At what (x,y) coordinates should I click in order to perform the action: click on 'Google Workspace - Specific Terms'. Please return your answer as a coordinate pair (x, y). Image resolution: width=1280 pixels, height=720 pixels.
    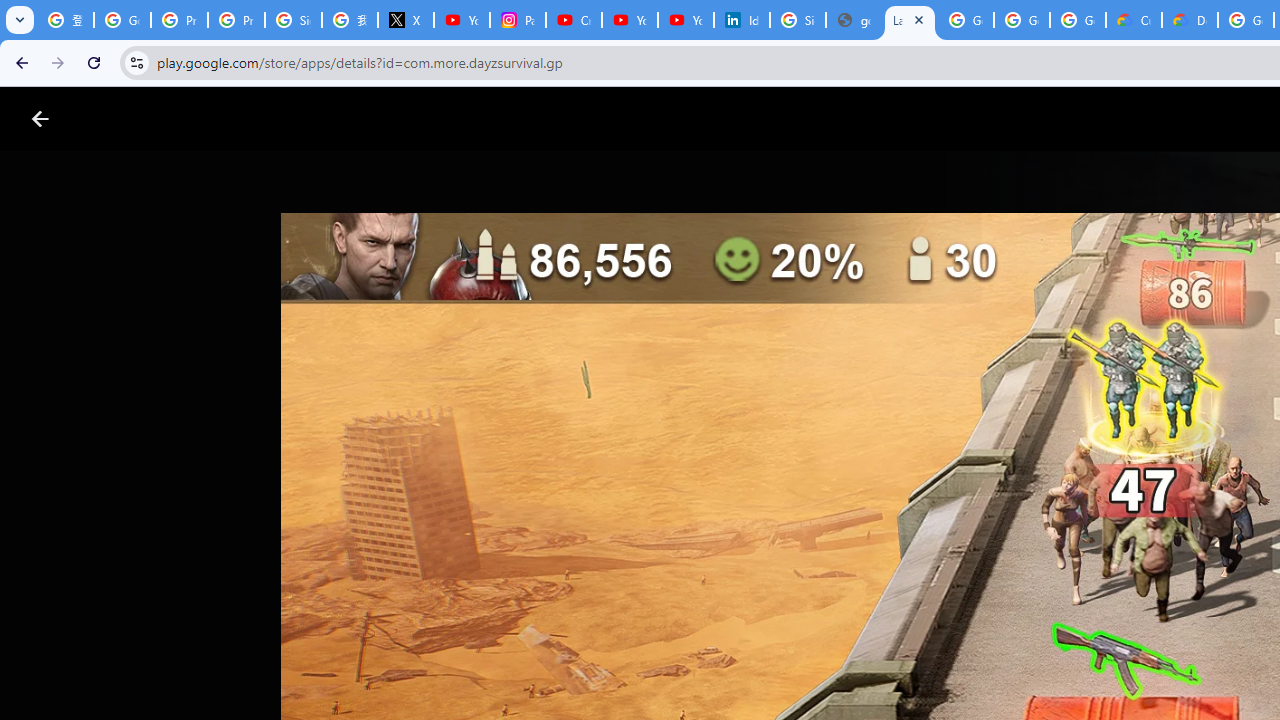
    Looking at the image, I should click on (1022, 20).